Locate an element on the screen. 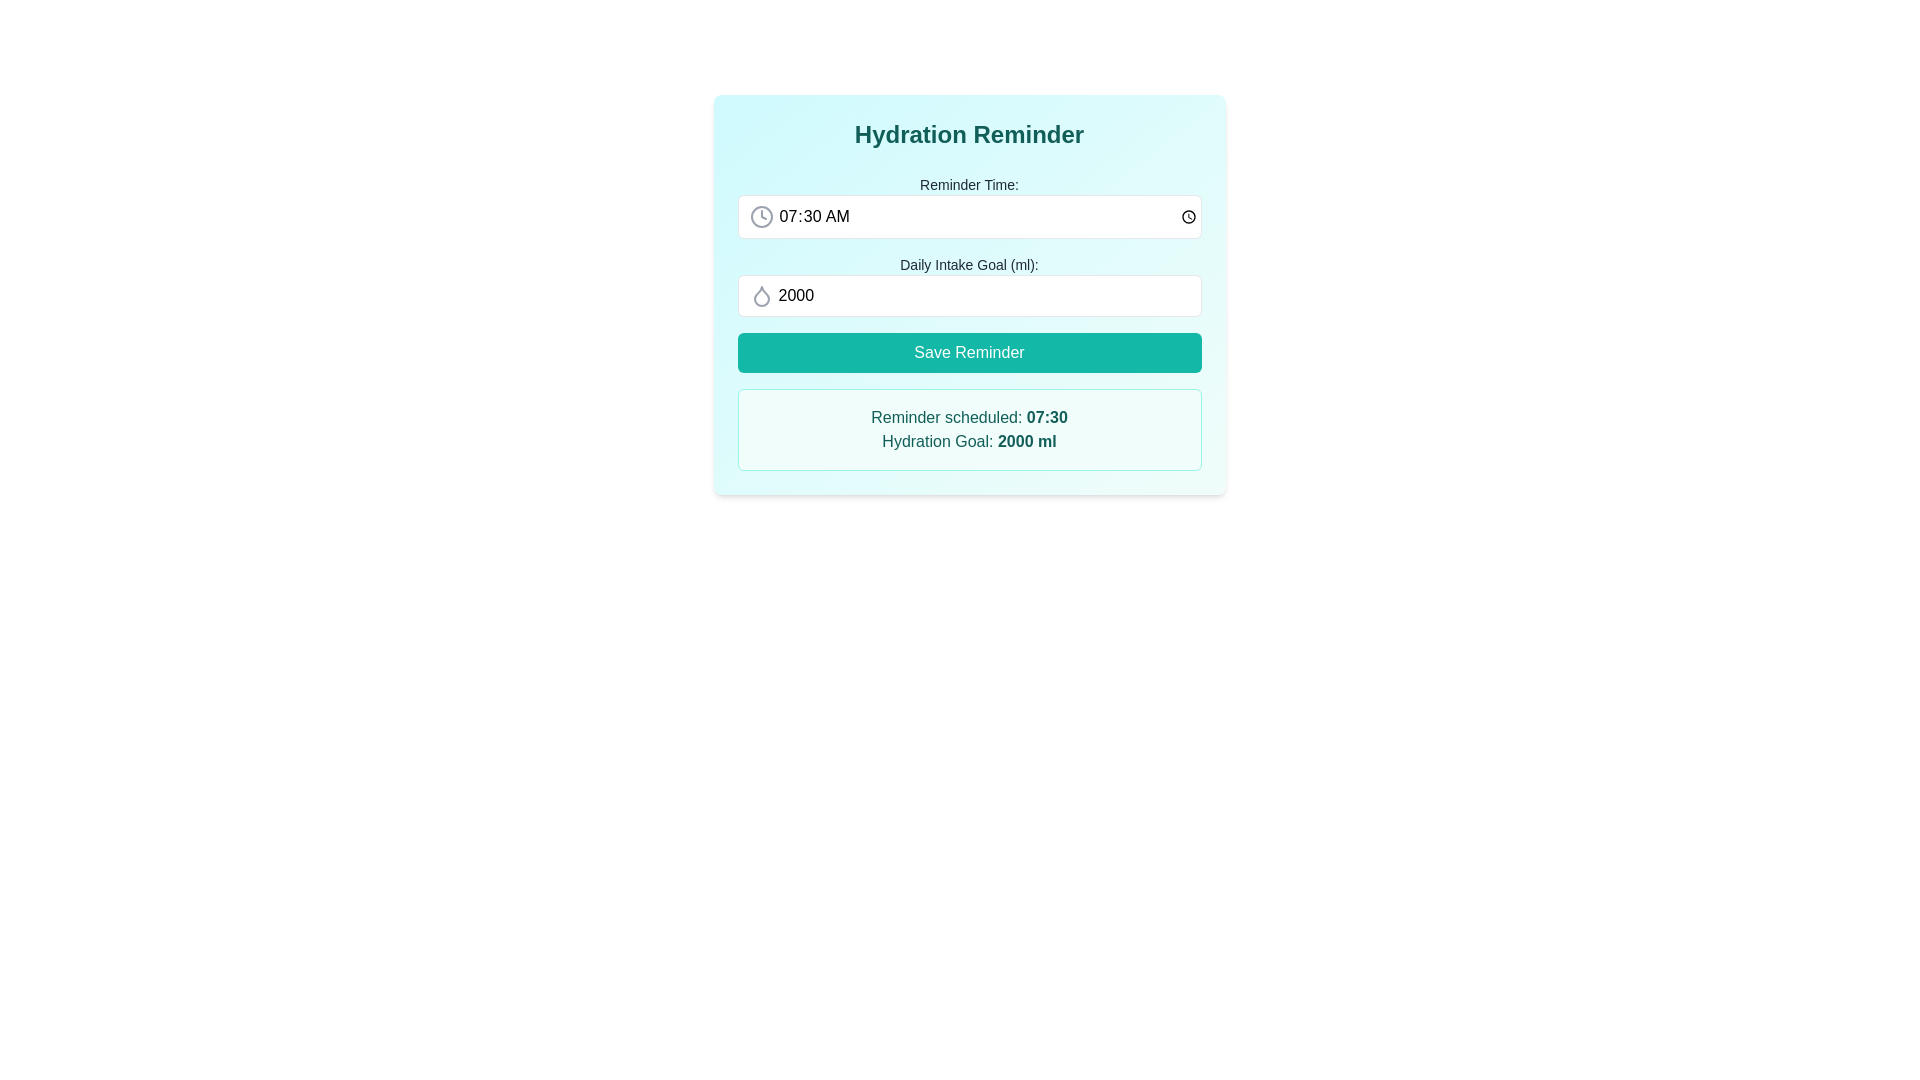 Image resolution: width=1920 pixels, height=1080 pixels. the 'Save Reminder' button, which has a teal background and white text is located at coordinates (969, 352).